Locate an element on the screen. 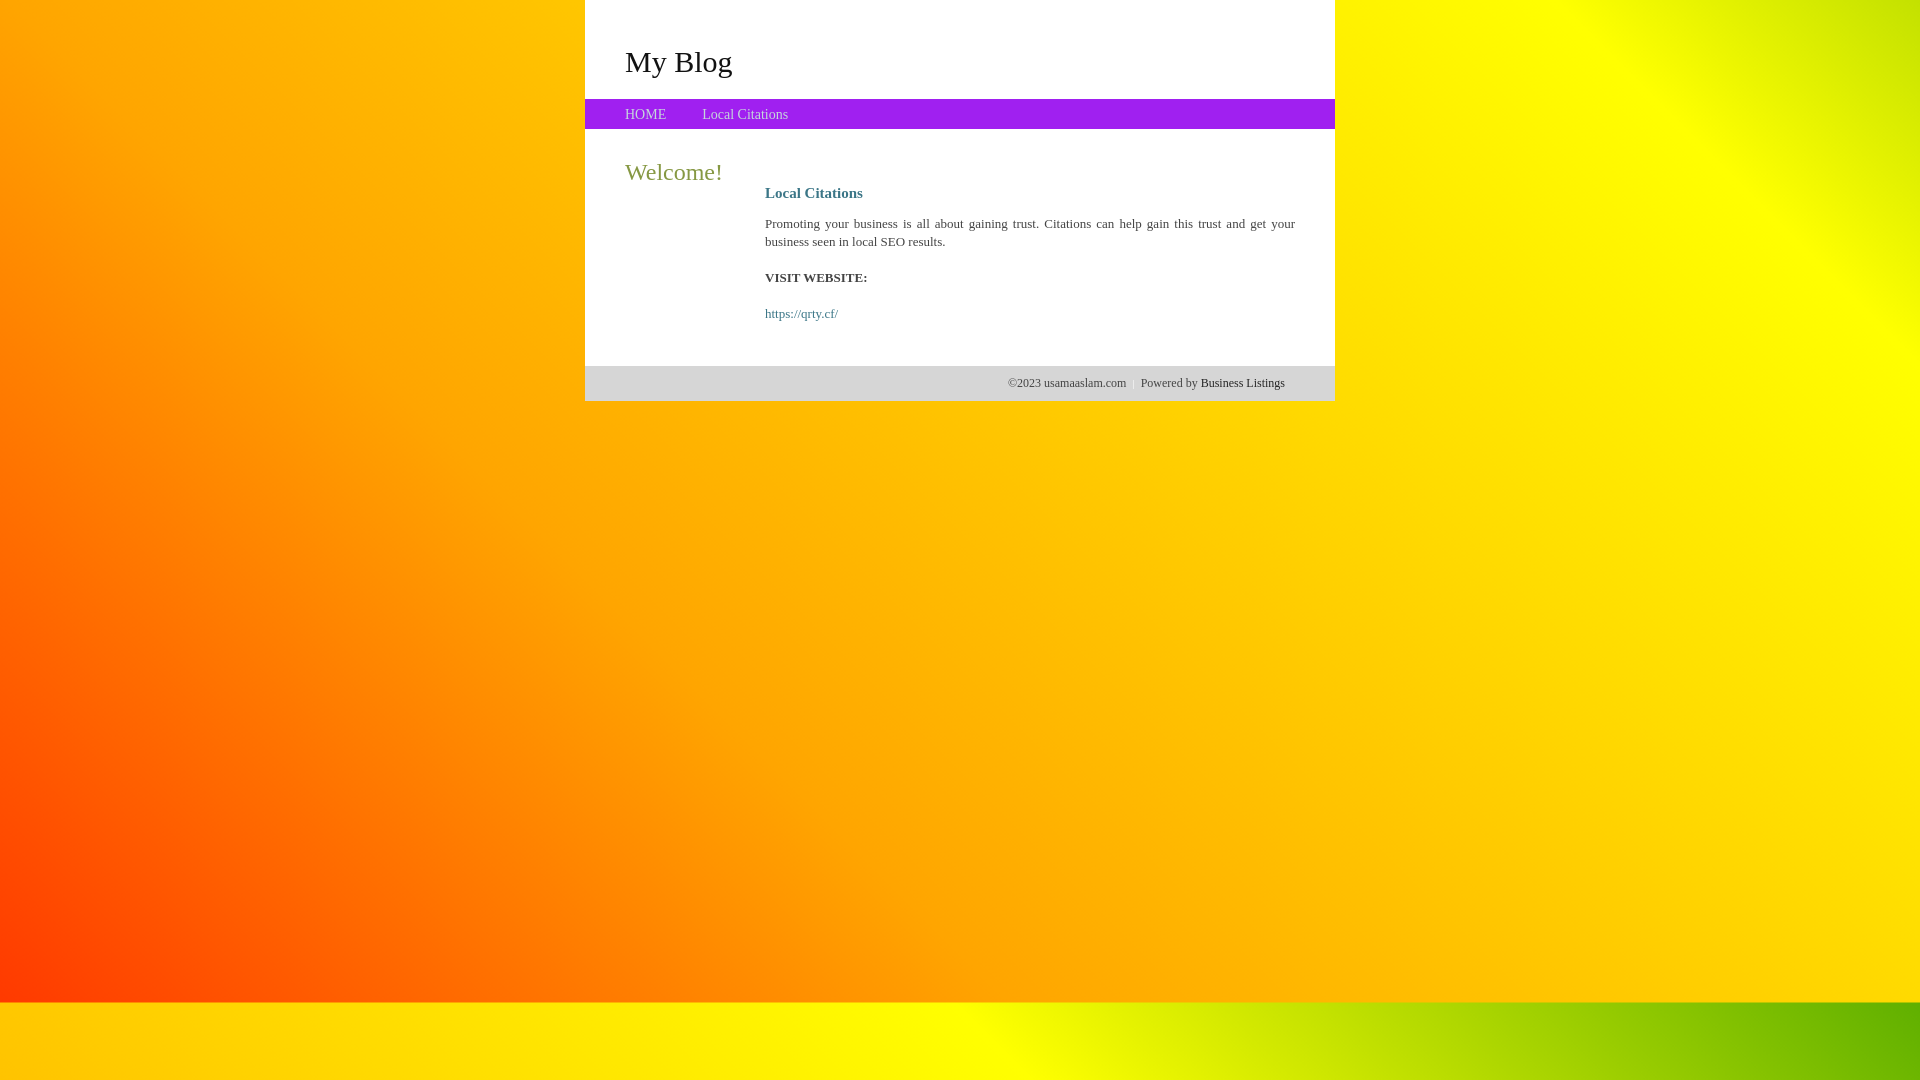 The height and width of the screenshot is (1080, 1920). 'Local Citations' is located at coordinates (743, 114).